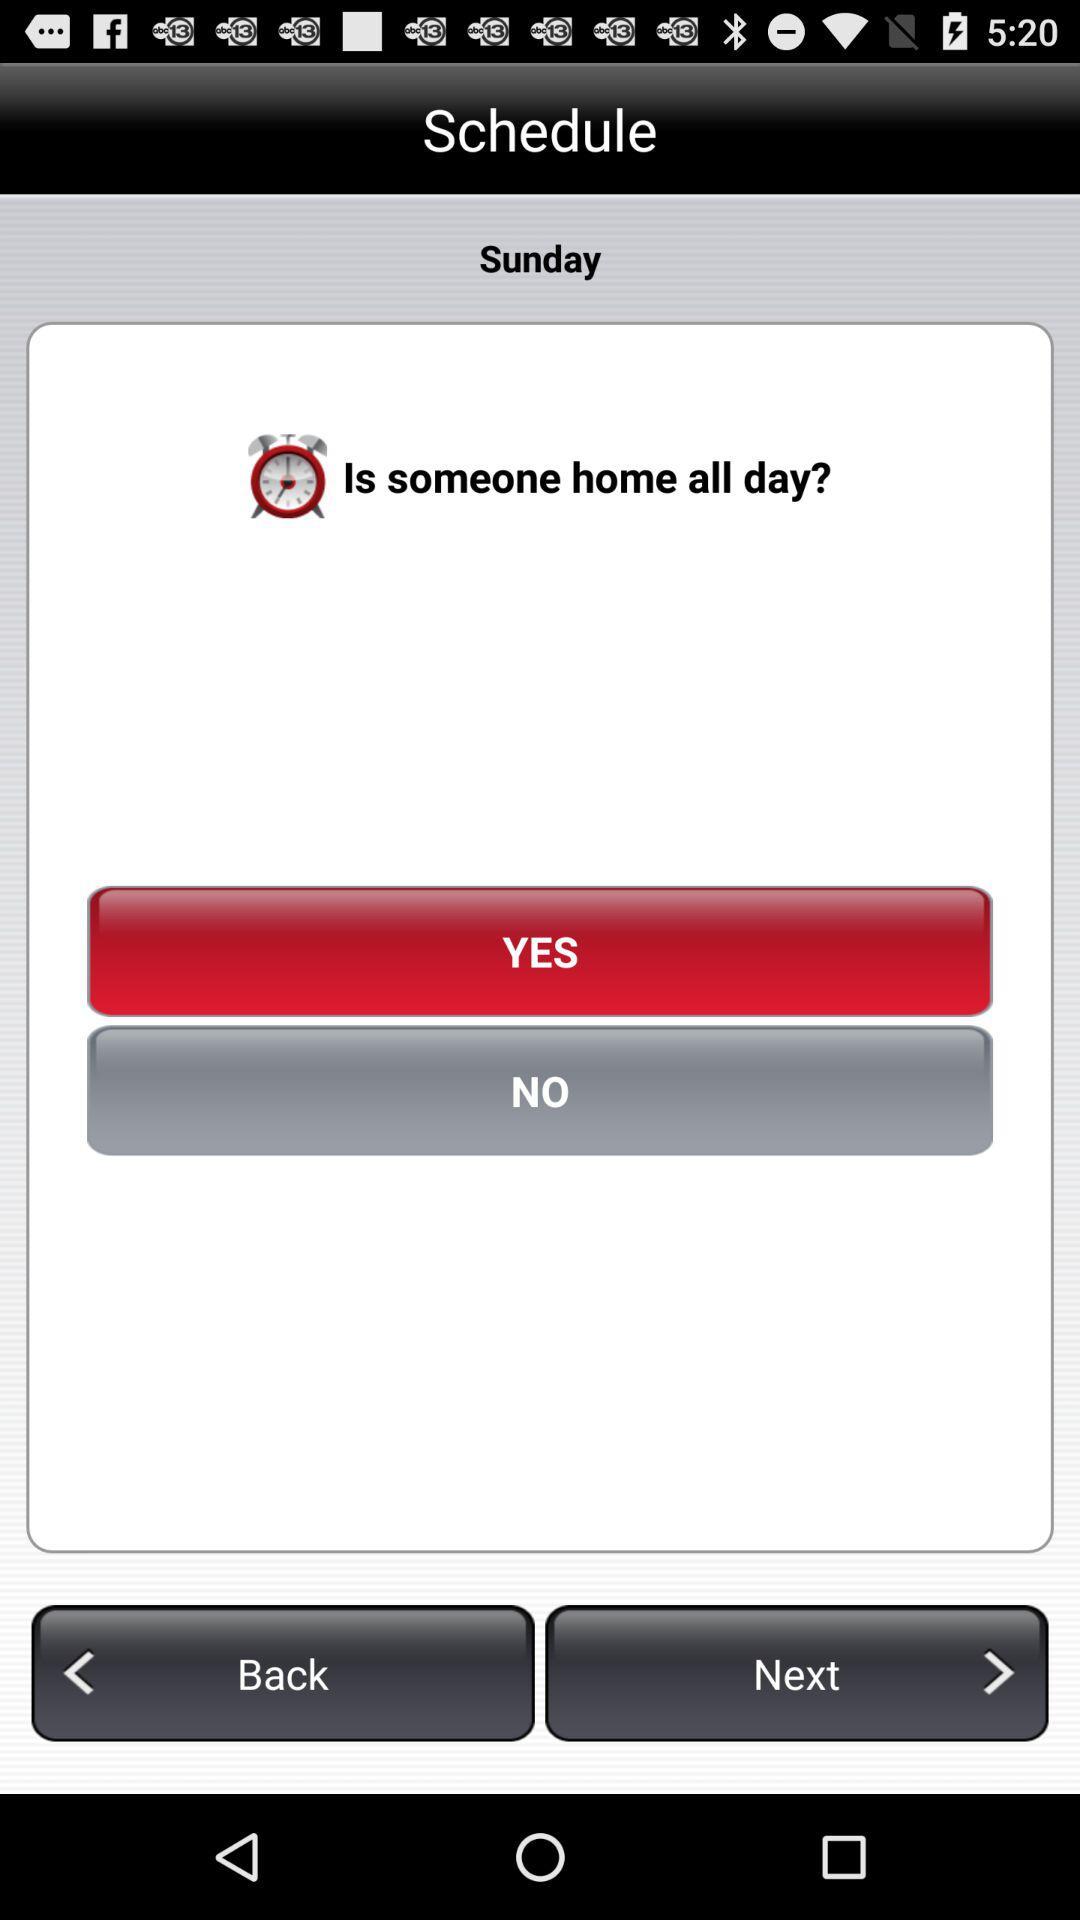 The image size is (1080, 1920). I want to click on the item at the bottom right corner, so click(795, 1673).